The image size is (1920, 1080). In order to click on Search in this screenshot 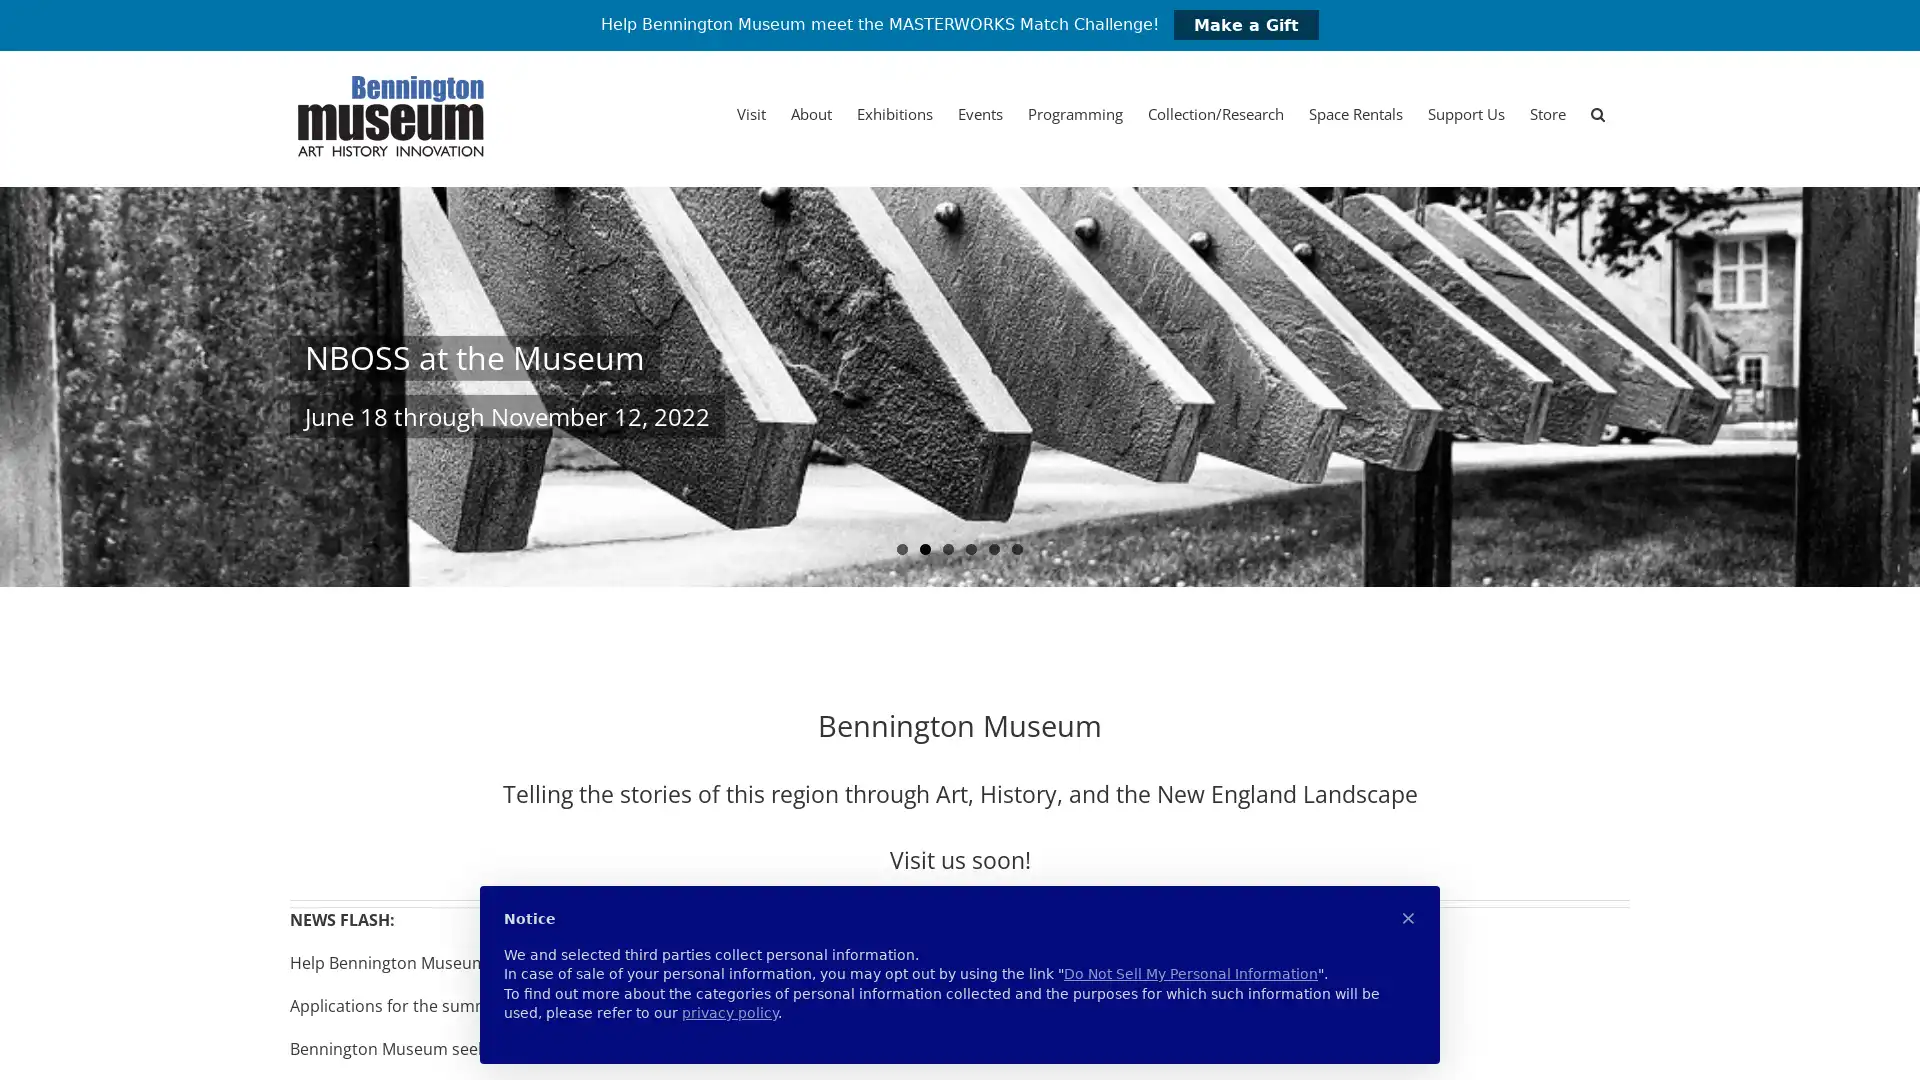, I will do `click(1597, 114)`.